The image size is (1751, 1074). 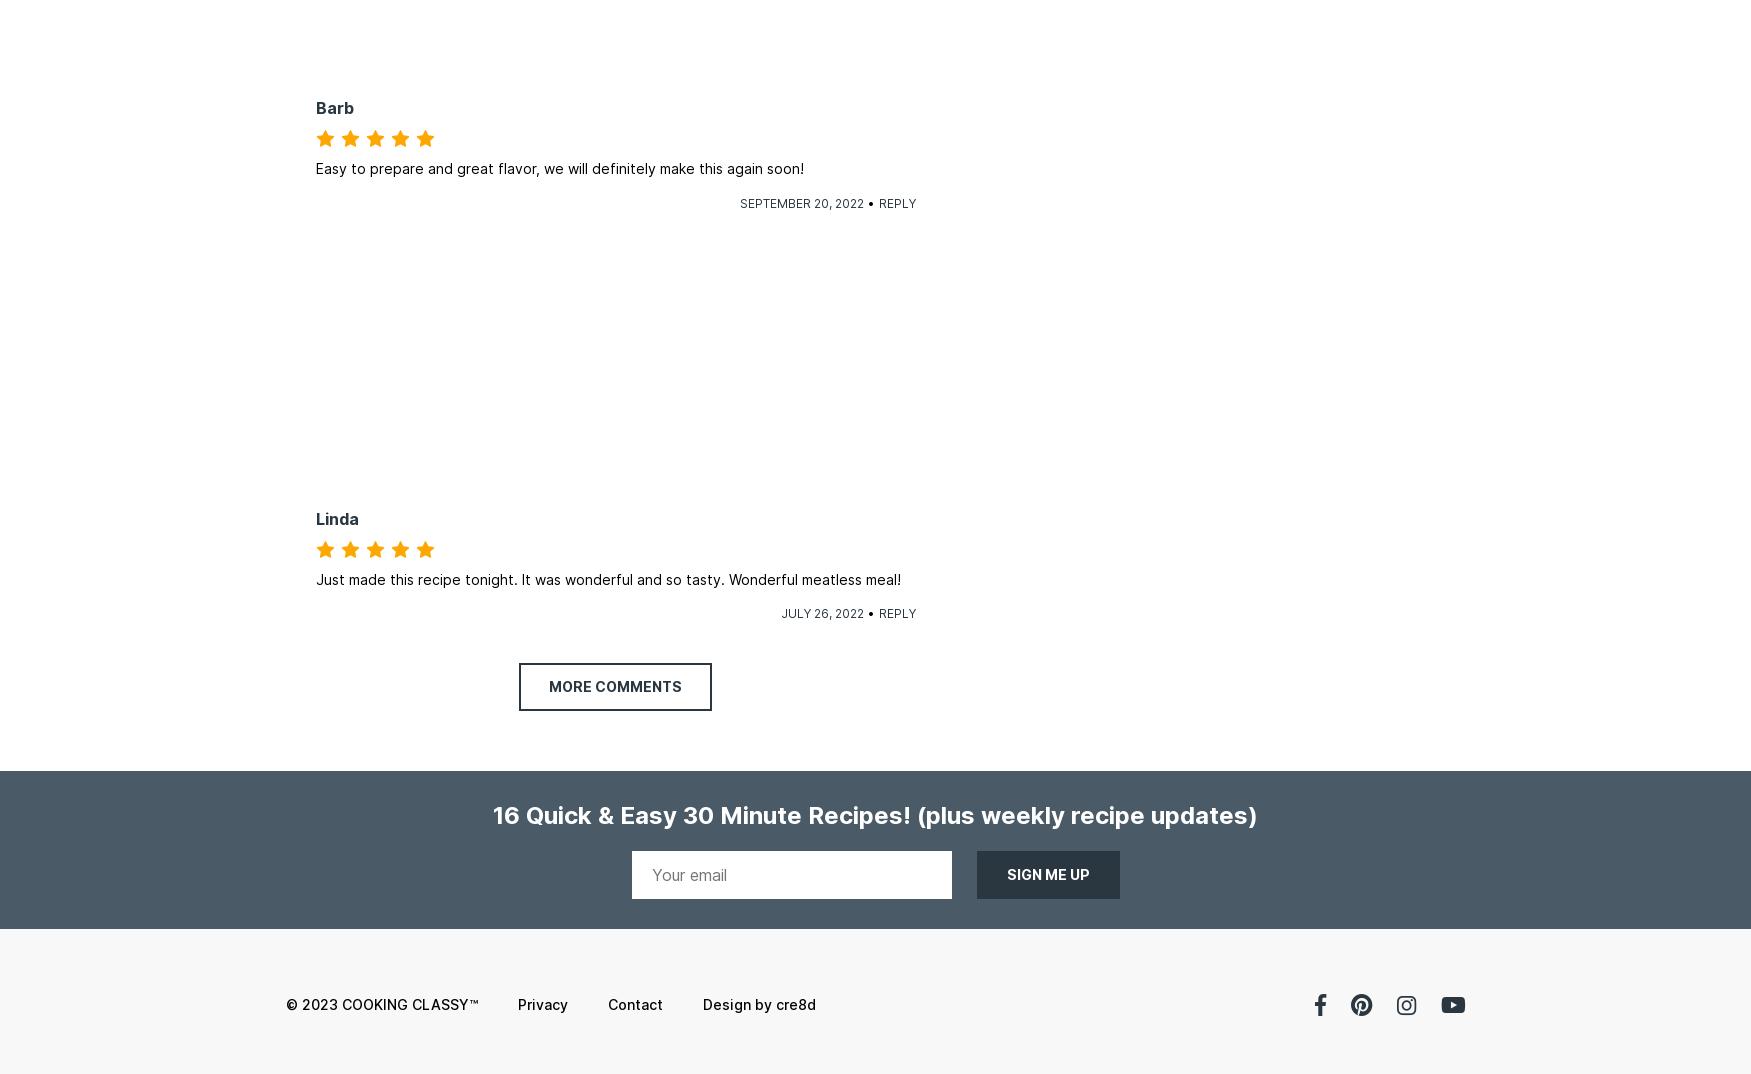 What do you see at coordinates (336, 517) in the screenshot?
I see `'Linda'` at bounding box center [336, 517].